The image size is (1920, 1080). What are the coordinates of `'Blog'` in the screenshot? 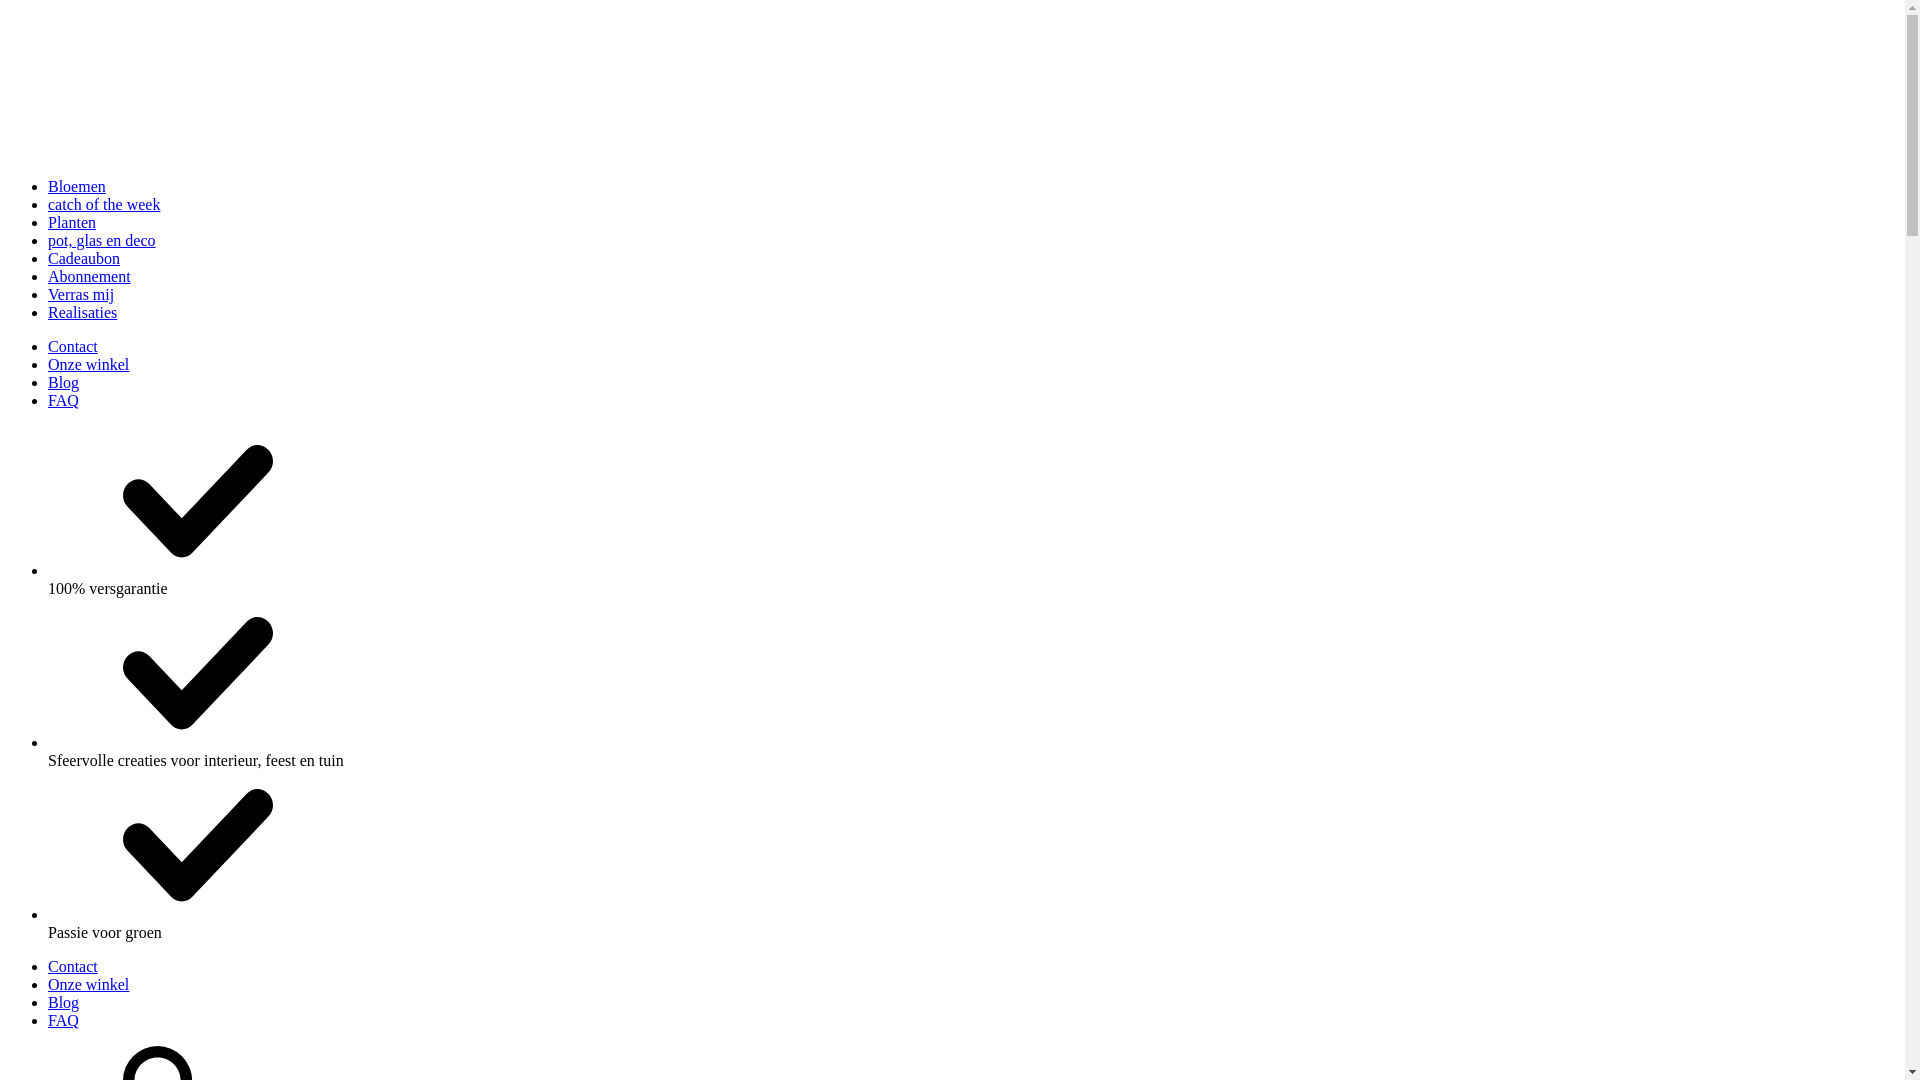 It's located at (63, 382).